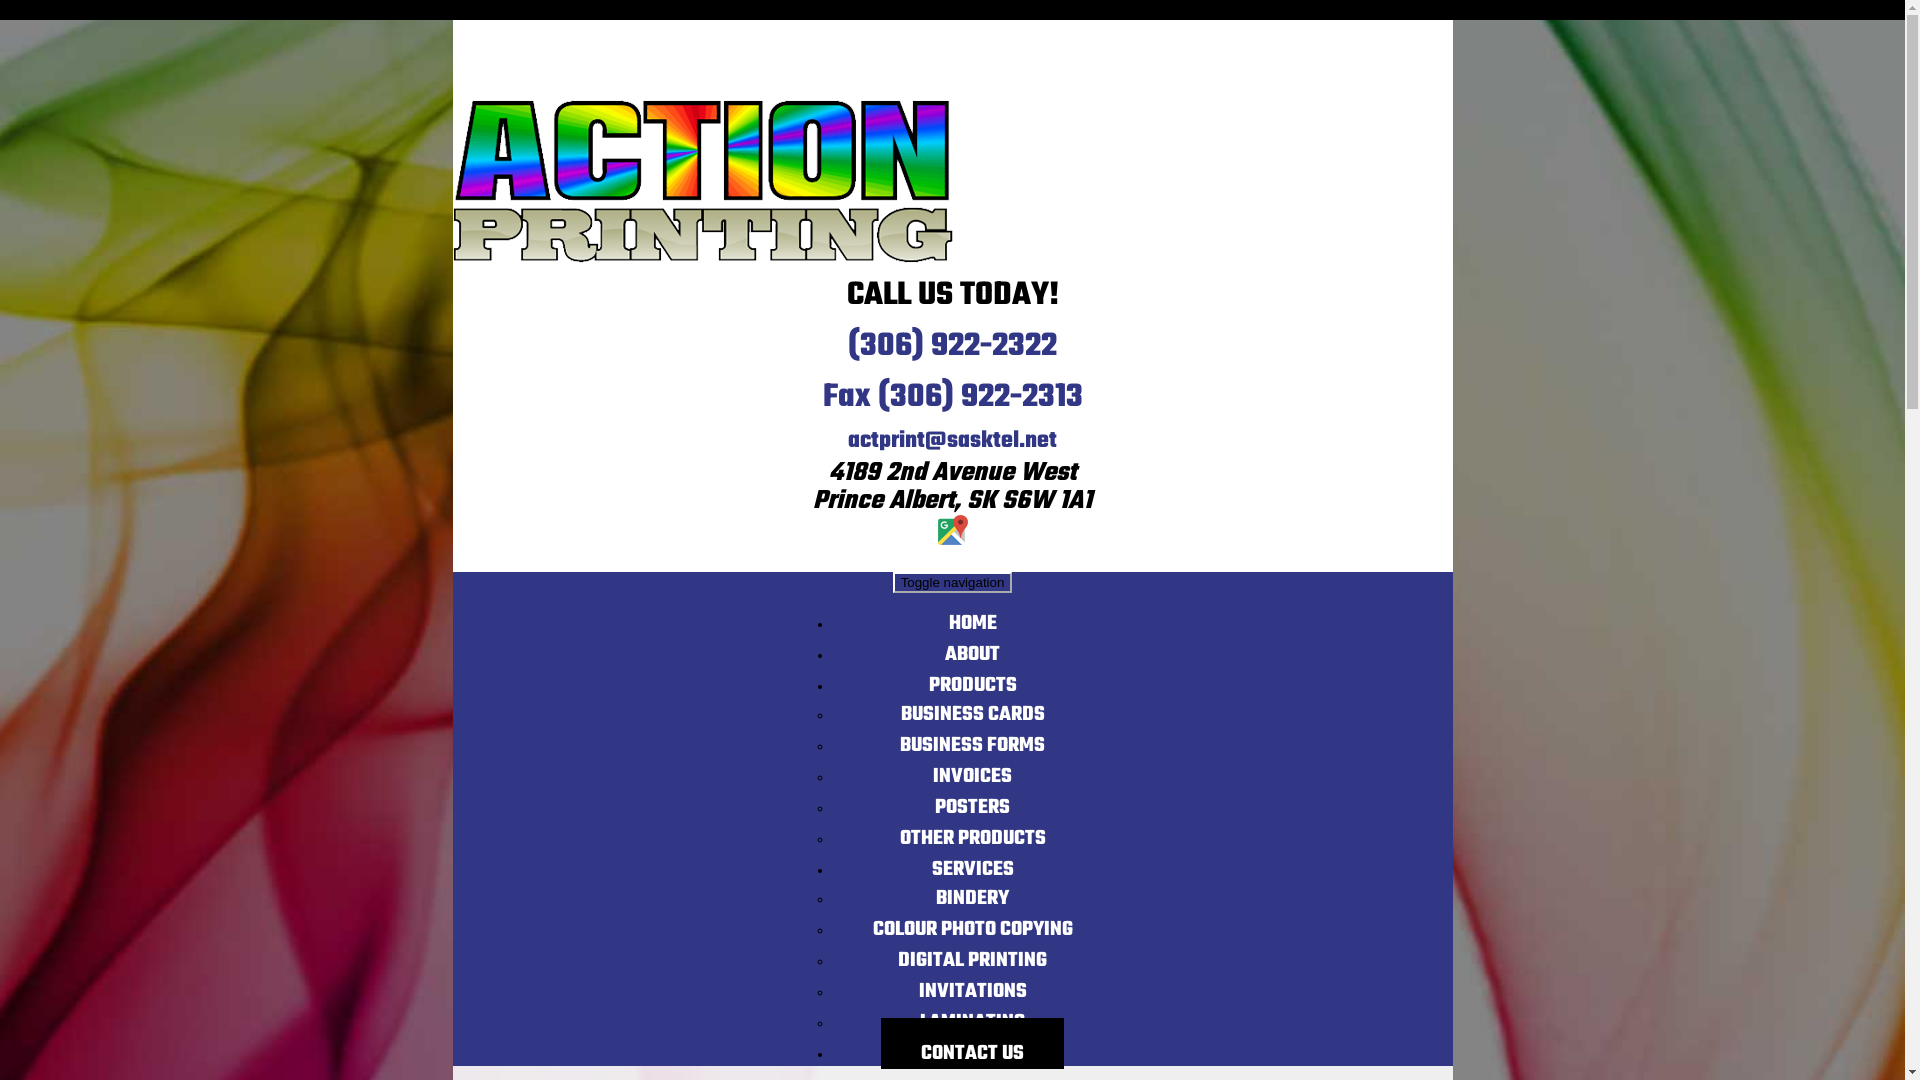 This screenshot has width=1920, height=1080. Describe the element at coordinates (973, 858) in the screenshot. I see `'SERVICES'` at that location.